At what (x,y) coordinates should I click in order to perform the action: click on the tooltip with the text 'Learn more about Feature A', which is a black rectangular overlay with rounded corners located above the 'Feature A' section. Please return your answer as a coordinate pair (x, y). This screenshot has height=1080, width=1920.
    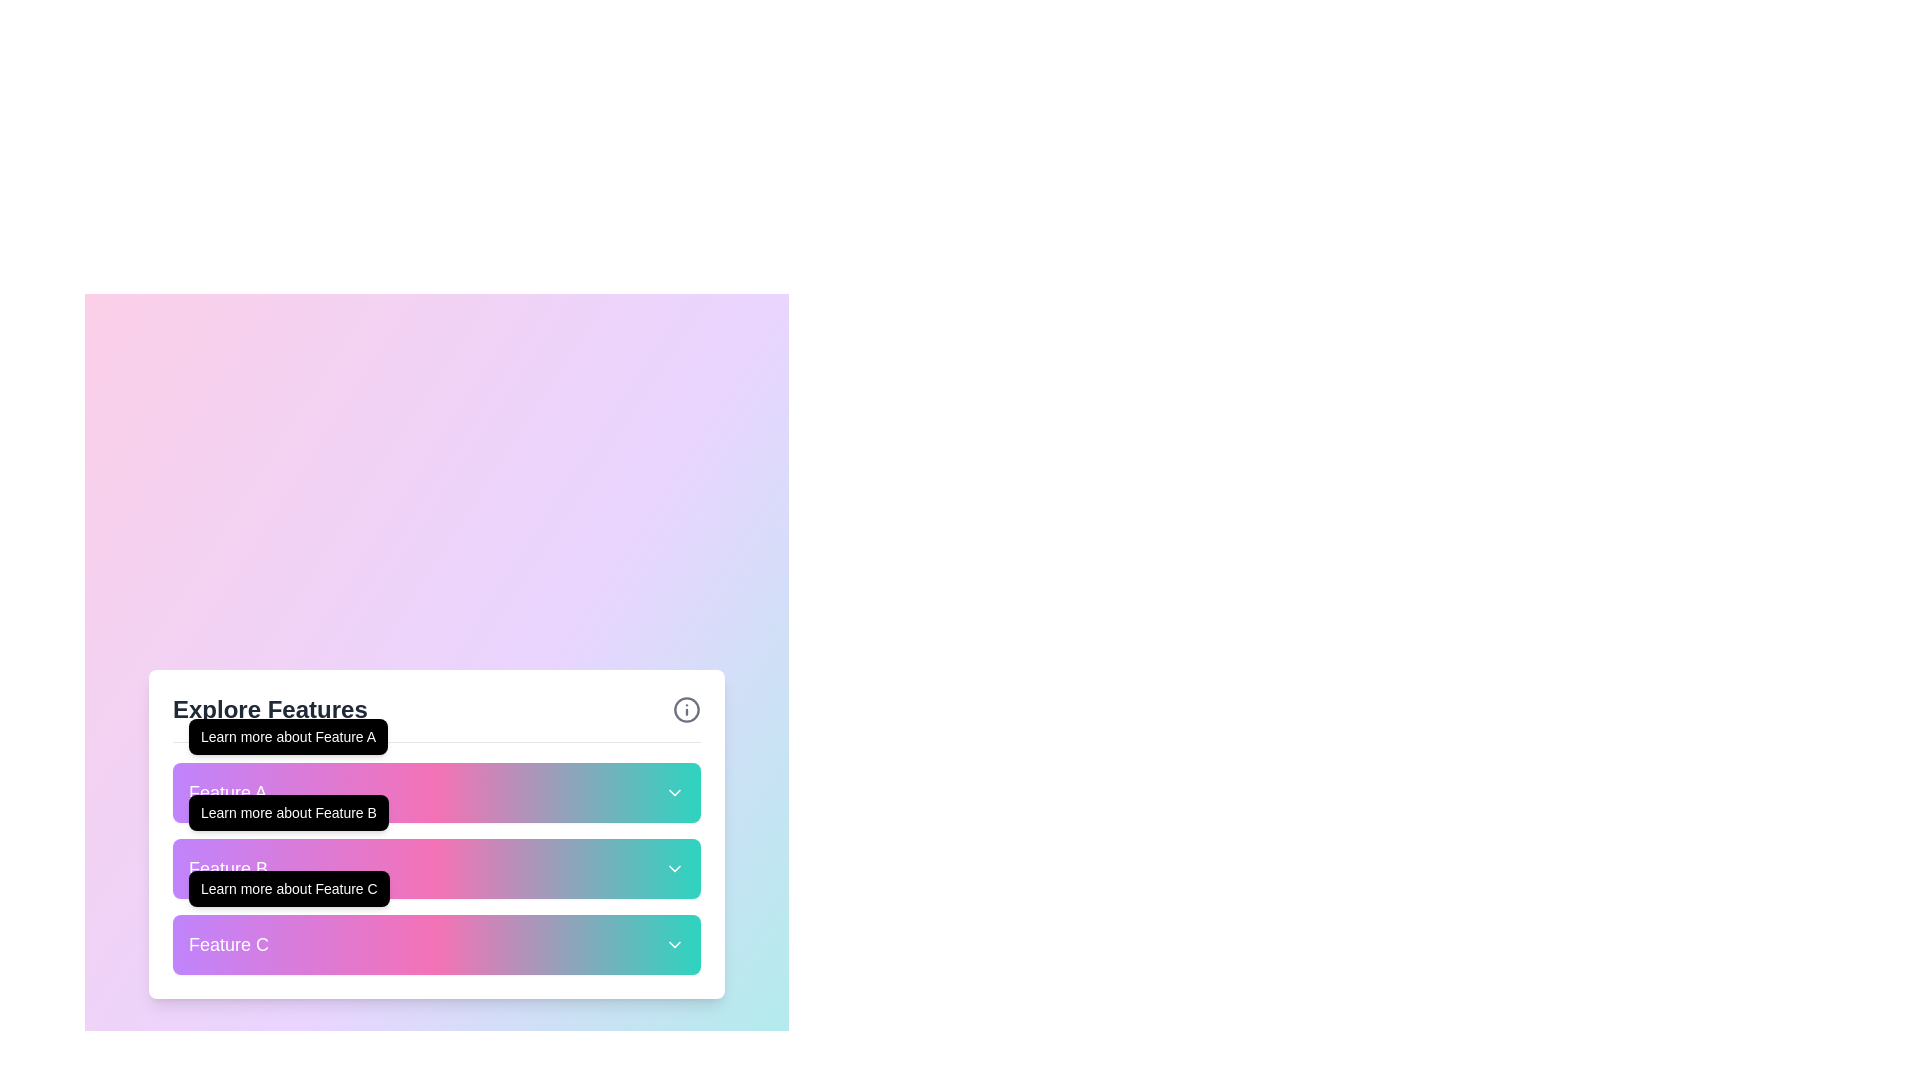
    Looking at the image, I should click on (287, 736).